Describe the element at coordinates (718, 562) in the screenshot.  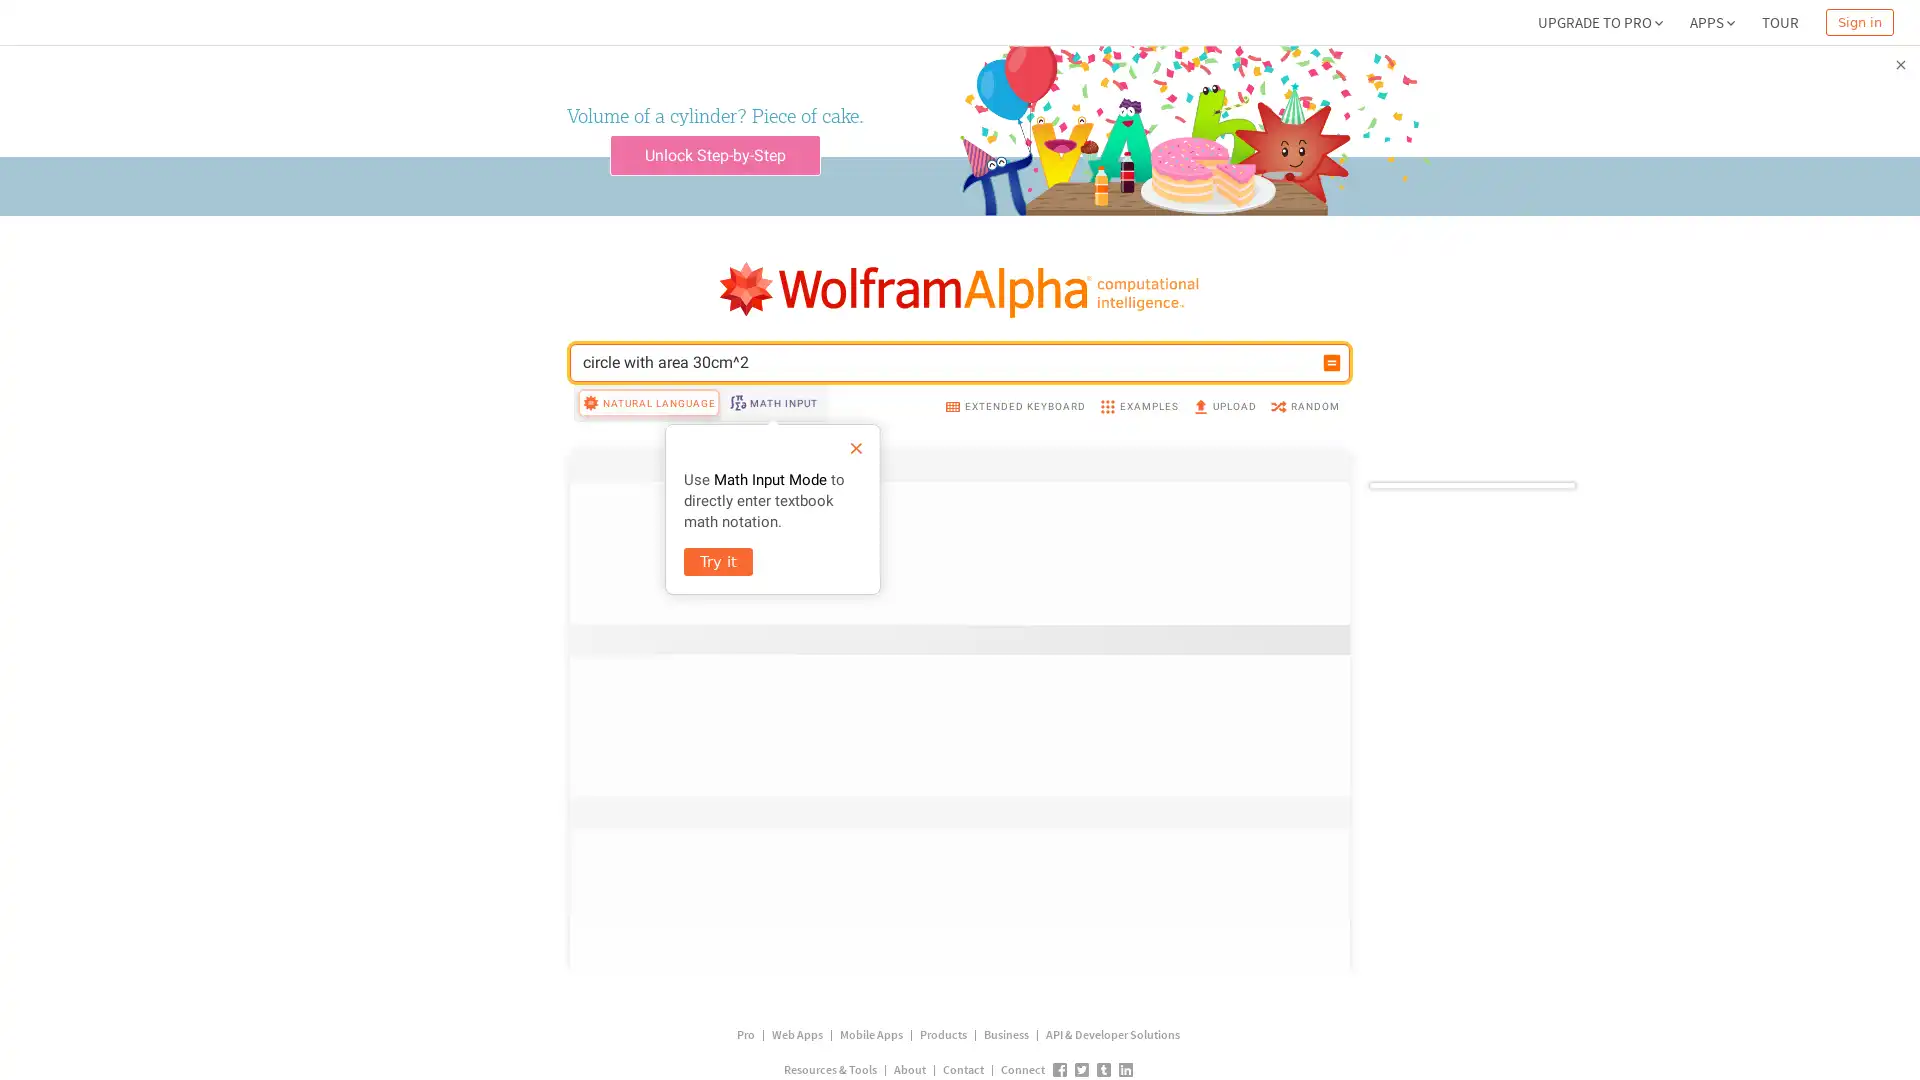
I see `Try it` at that location.